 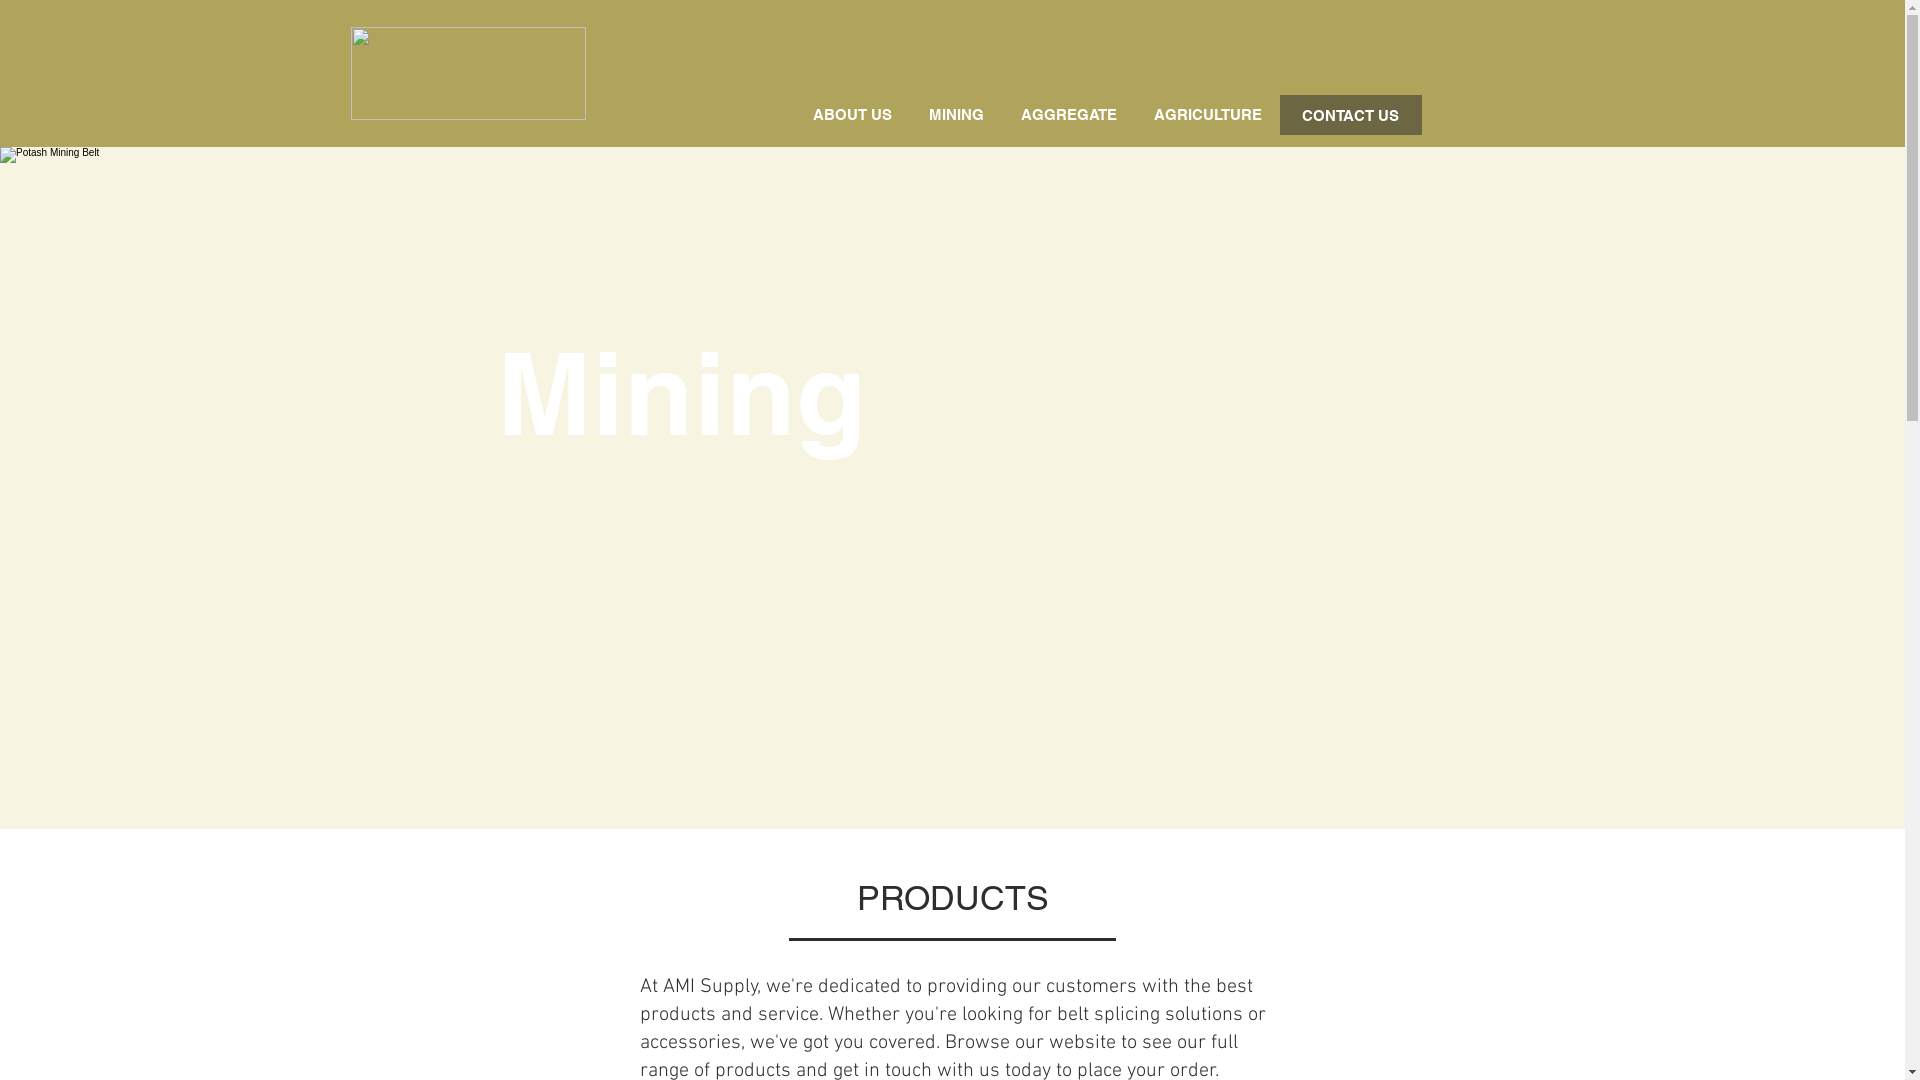 What do you see at coordinates (1136, 115) in the screenshot?
I see `'AGRICULTURE'` at bounding box center [1136, 115].